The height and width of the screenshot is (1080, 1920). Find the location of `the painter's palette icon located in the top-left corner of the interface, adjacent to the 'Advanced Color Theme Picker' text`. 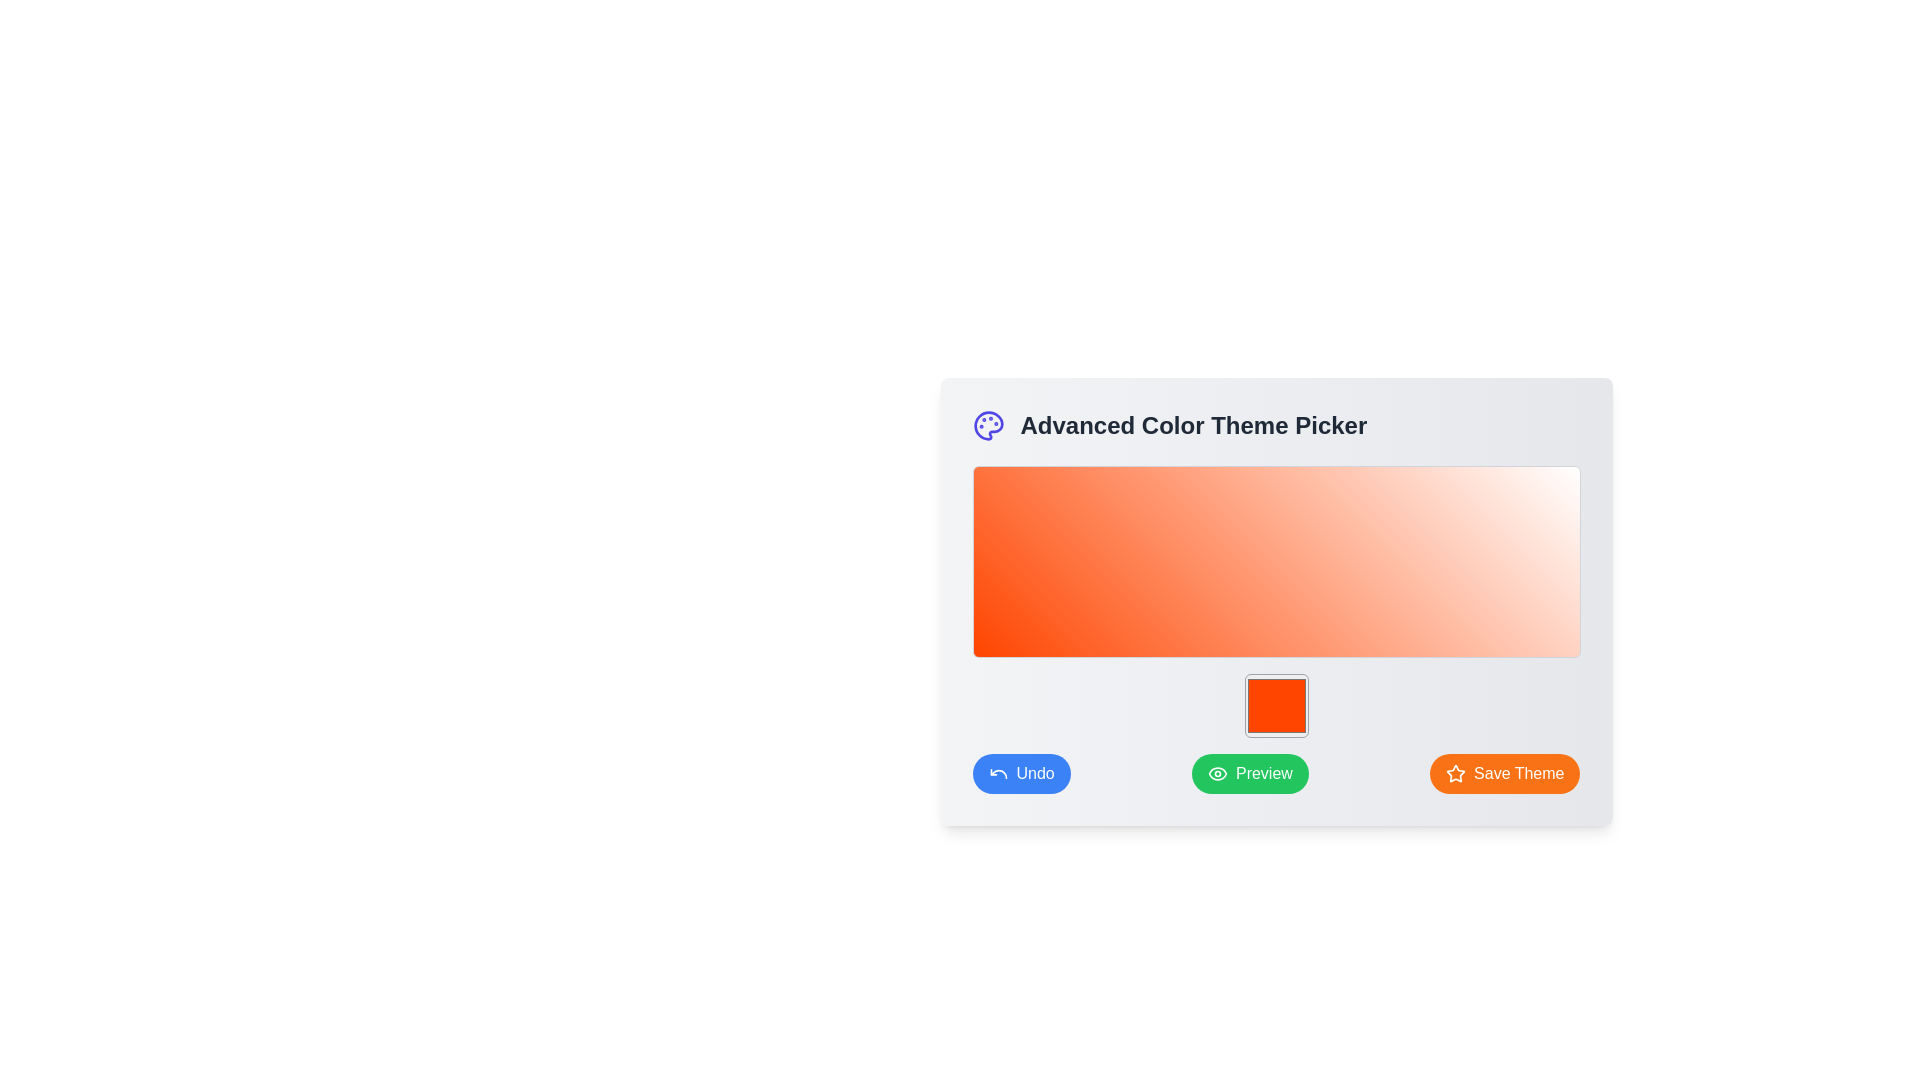

the painter's palette icon located in the top-left corner of the interface, adjacent to the 'Advanced Color Theme Picker' text is located at coordinates (988, 424).